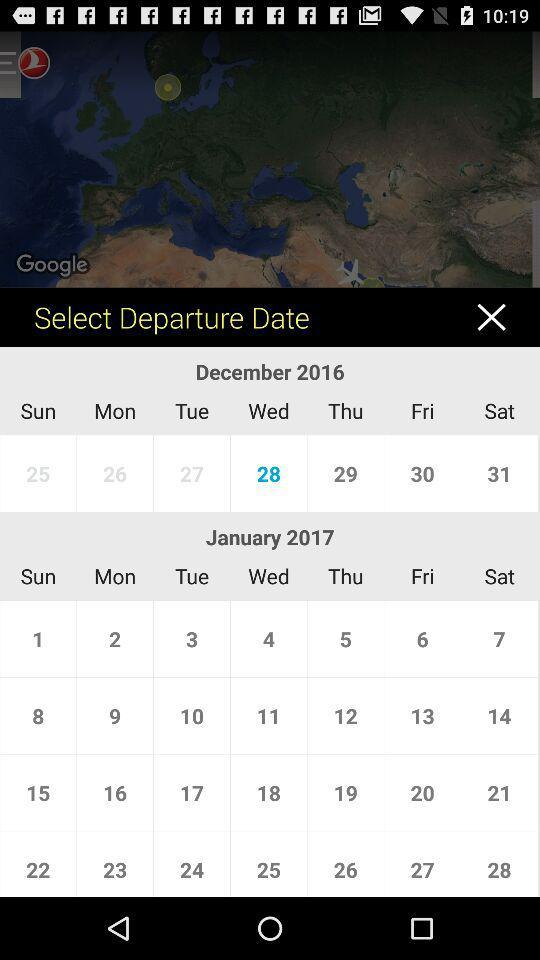  I want to click on page, so click(500, 317).